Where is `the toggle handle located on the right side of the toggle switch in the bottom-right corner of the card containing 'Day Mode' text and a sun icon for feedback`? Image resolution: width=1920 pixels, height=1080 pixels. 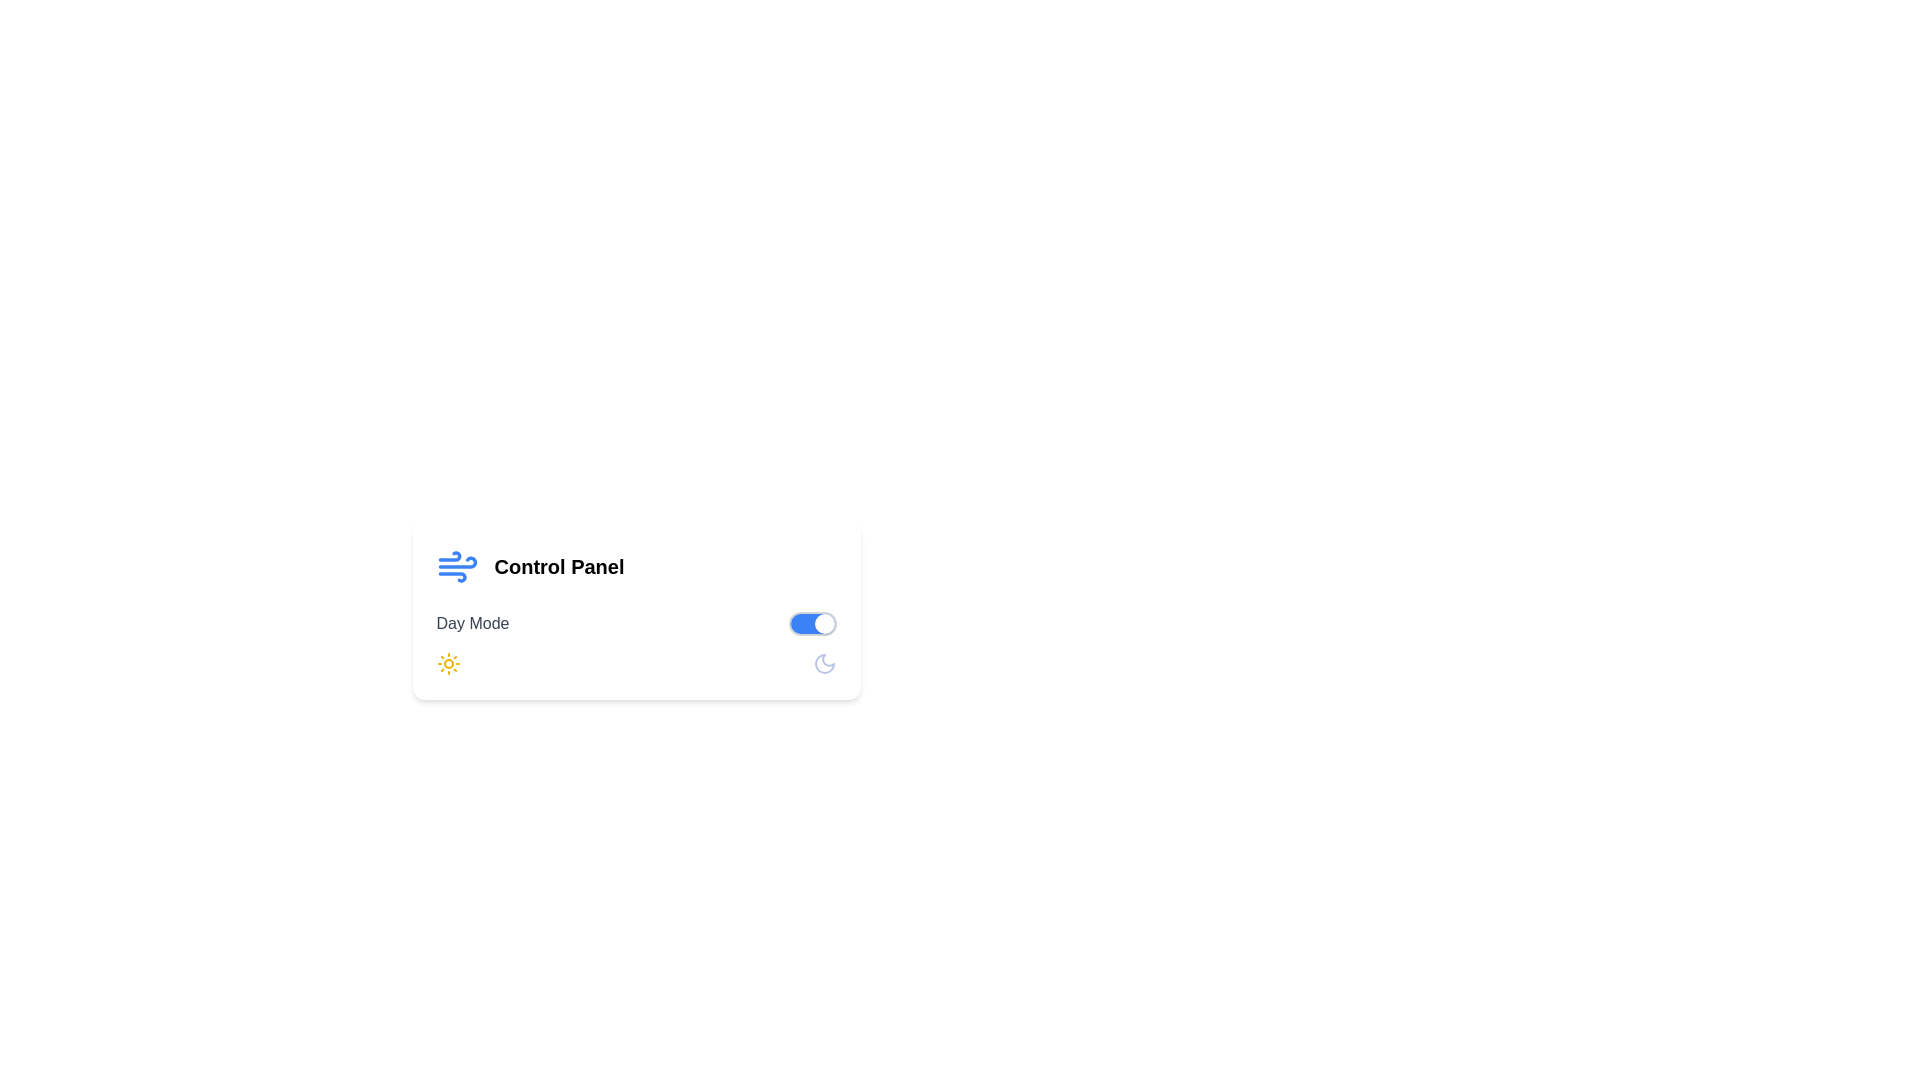 the toggle handle located on the right side of the toggle switch in the bottom-right corner of the card containing 'Day Mode' text and a sun icon for feedback is located at coordinates (824, 623).